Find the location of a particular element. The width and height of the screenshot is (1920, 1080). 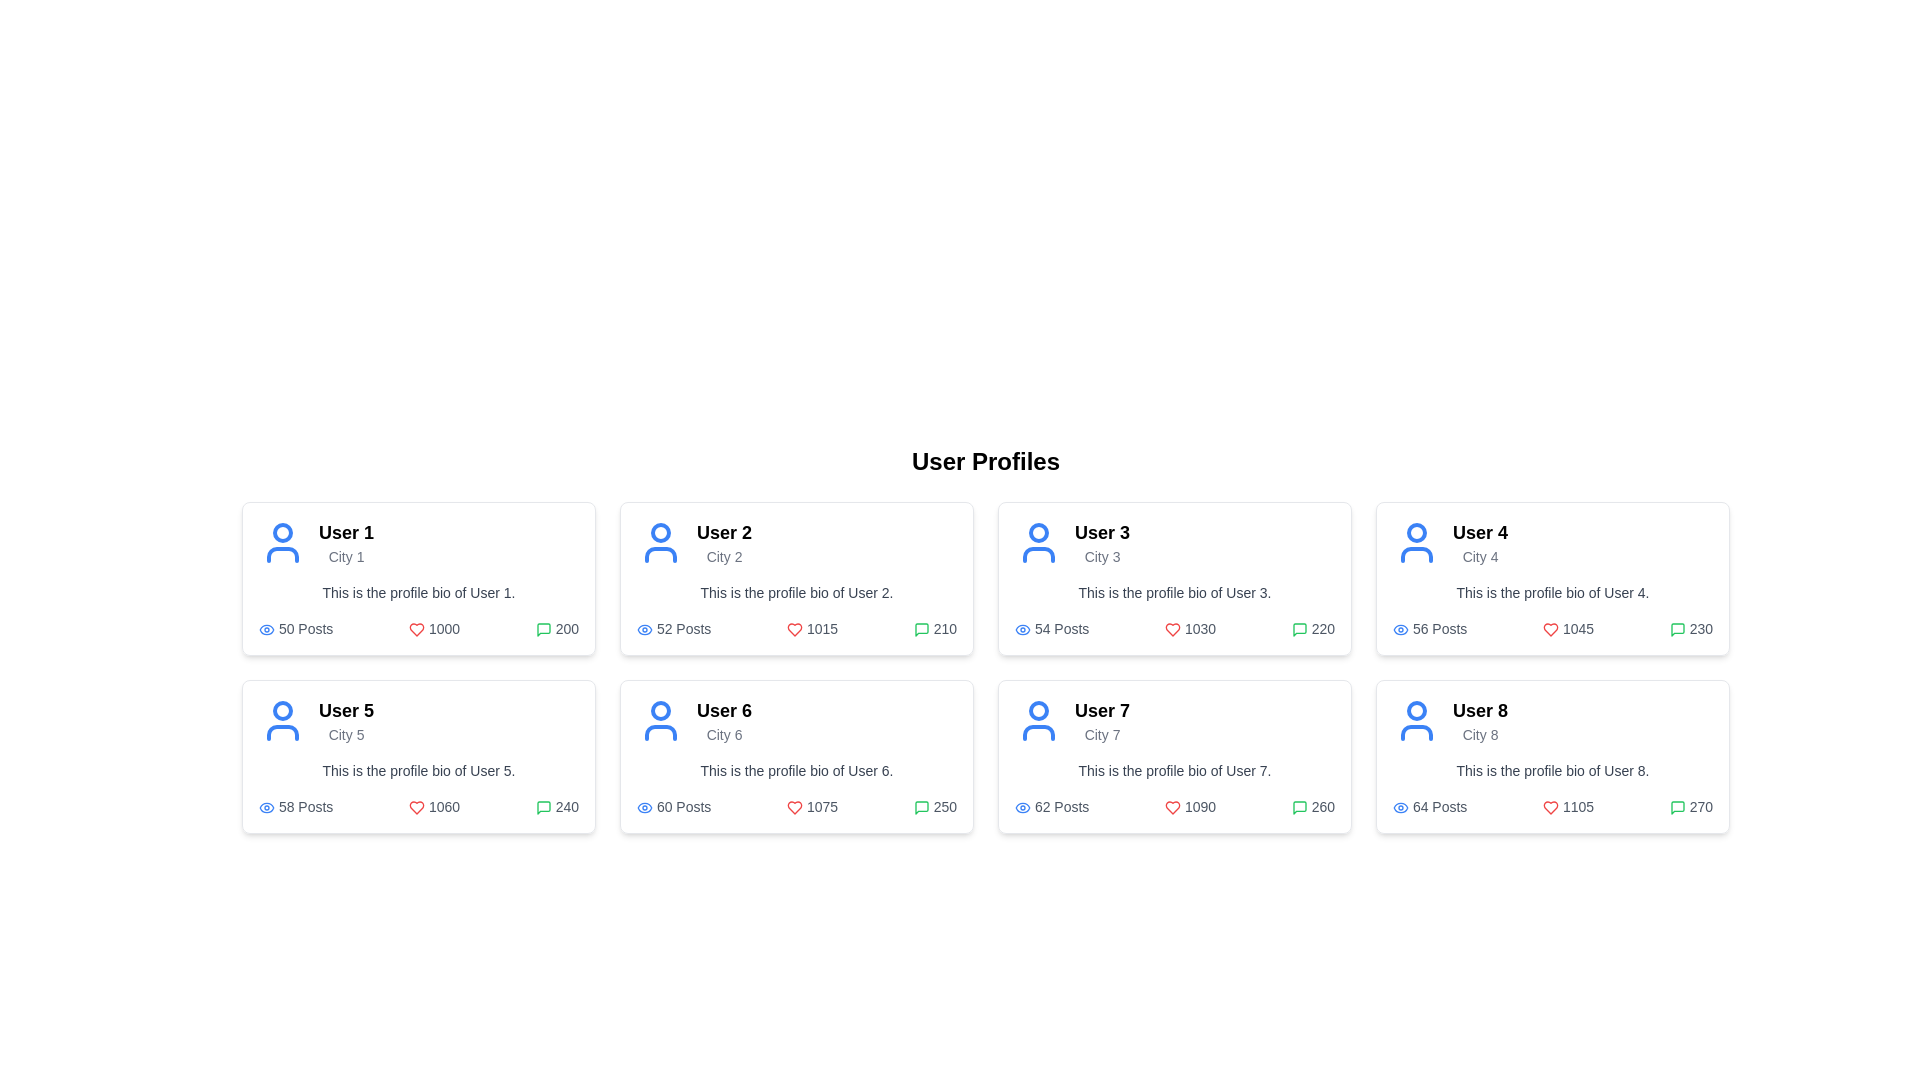

the heart-shaped icon representing the 'like' or 'favorite' button for 'User 4', located in the bottom-right area of their profile card is located at coordinates (1549, 630).